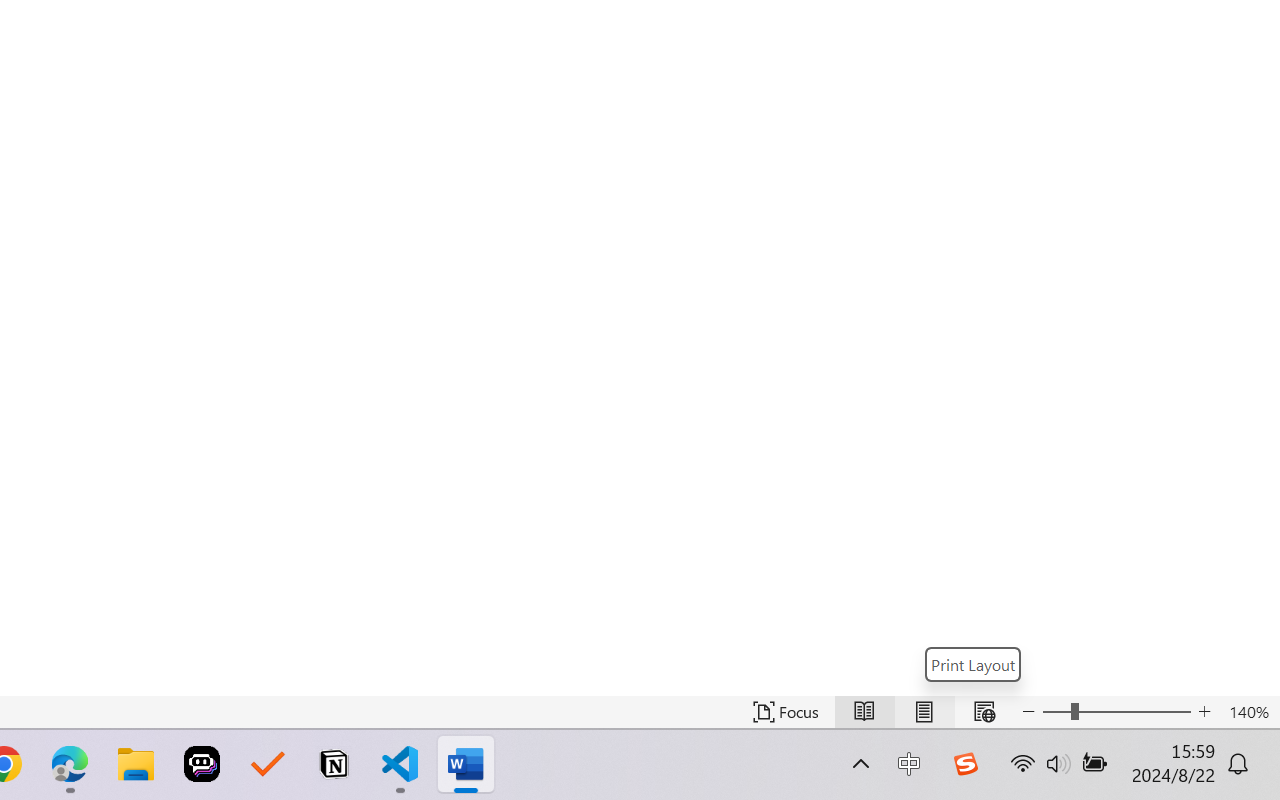 Image resolution: width=1280 pixels, height=800 pixels. I want to click on 'Read Mode', so click(864, 711).